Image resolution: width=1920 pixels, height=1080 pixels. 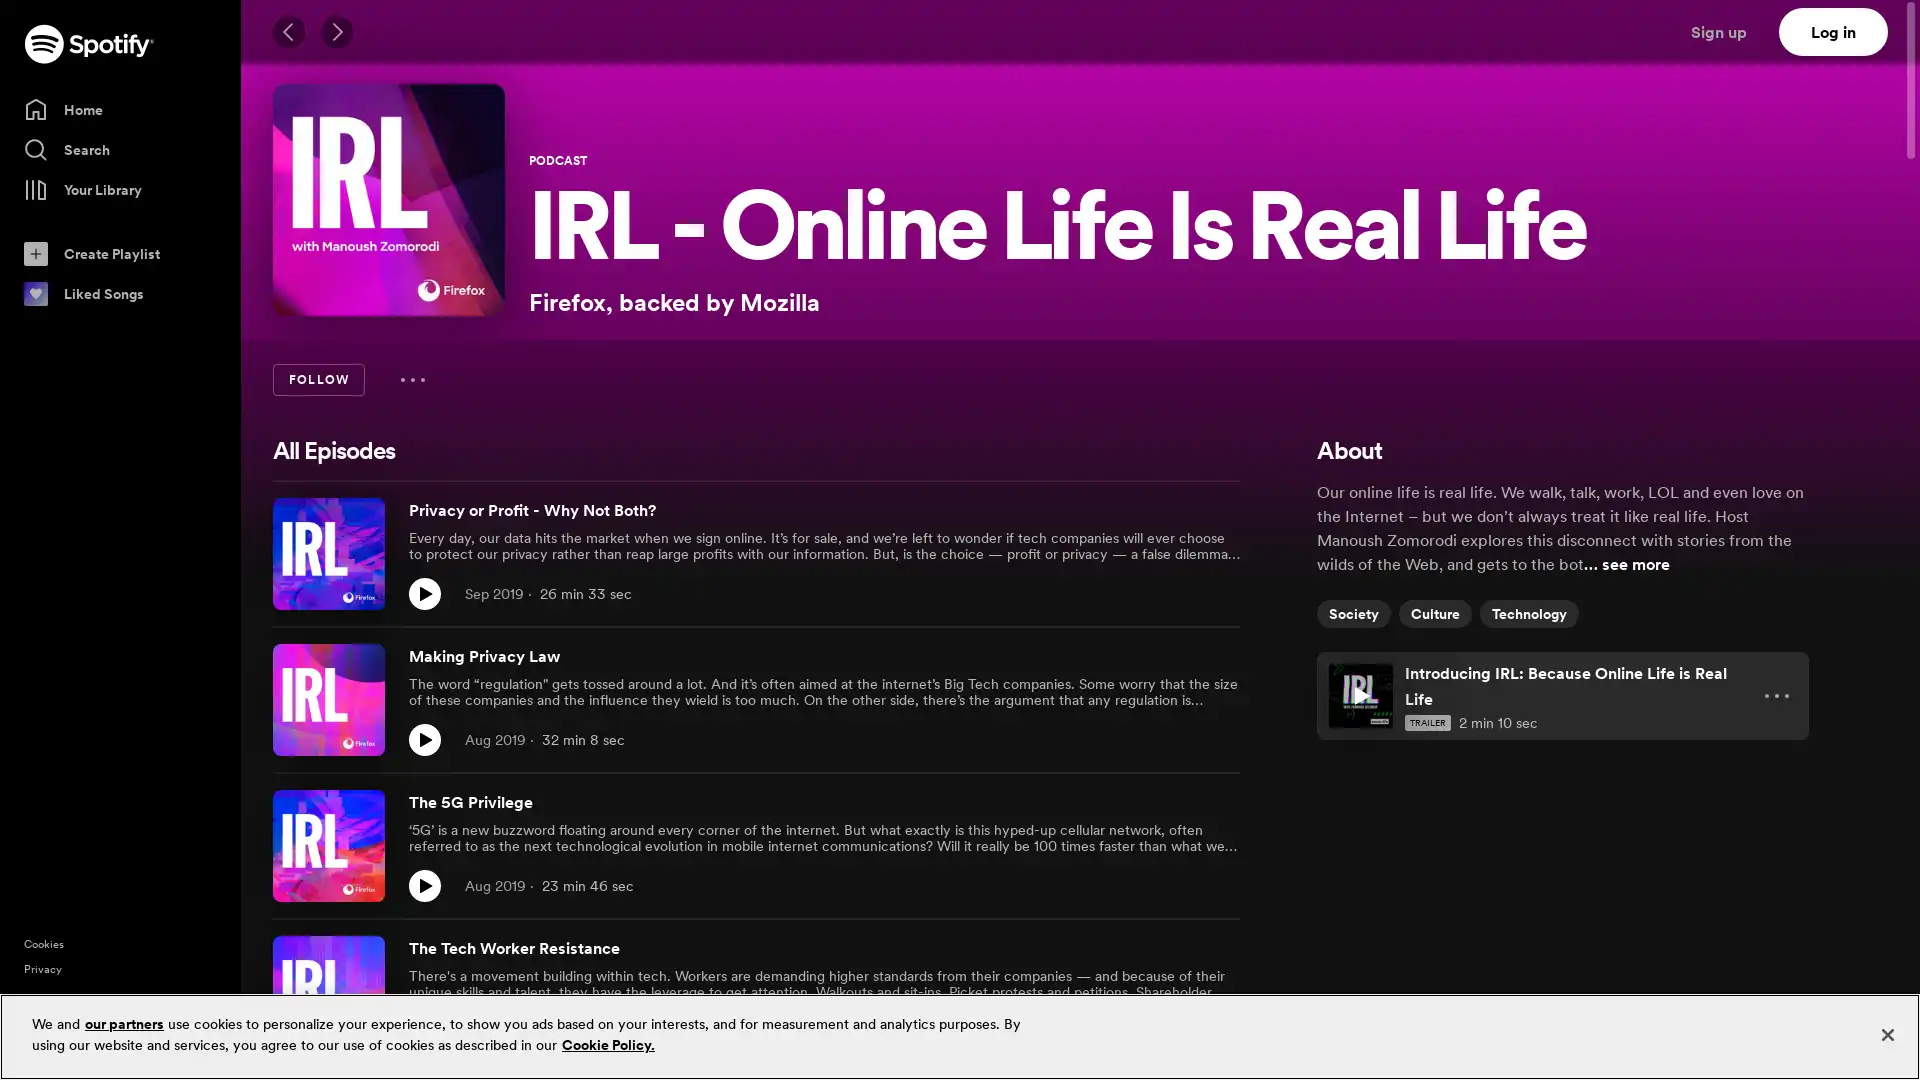 What do you see at coordinates (317, 380) in the screenshot?
I see `FOLLOW` at bounding box center [317, 380].